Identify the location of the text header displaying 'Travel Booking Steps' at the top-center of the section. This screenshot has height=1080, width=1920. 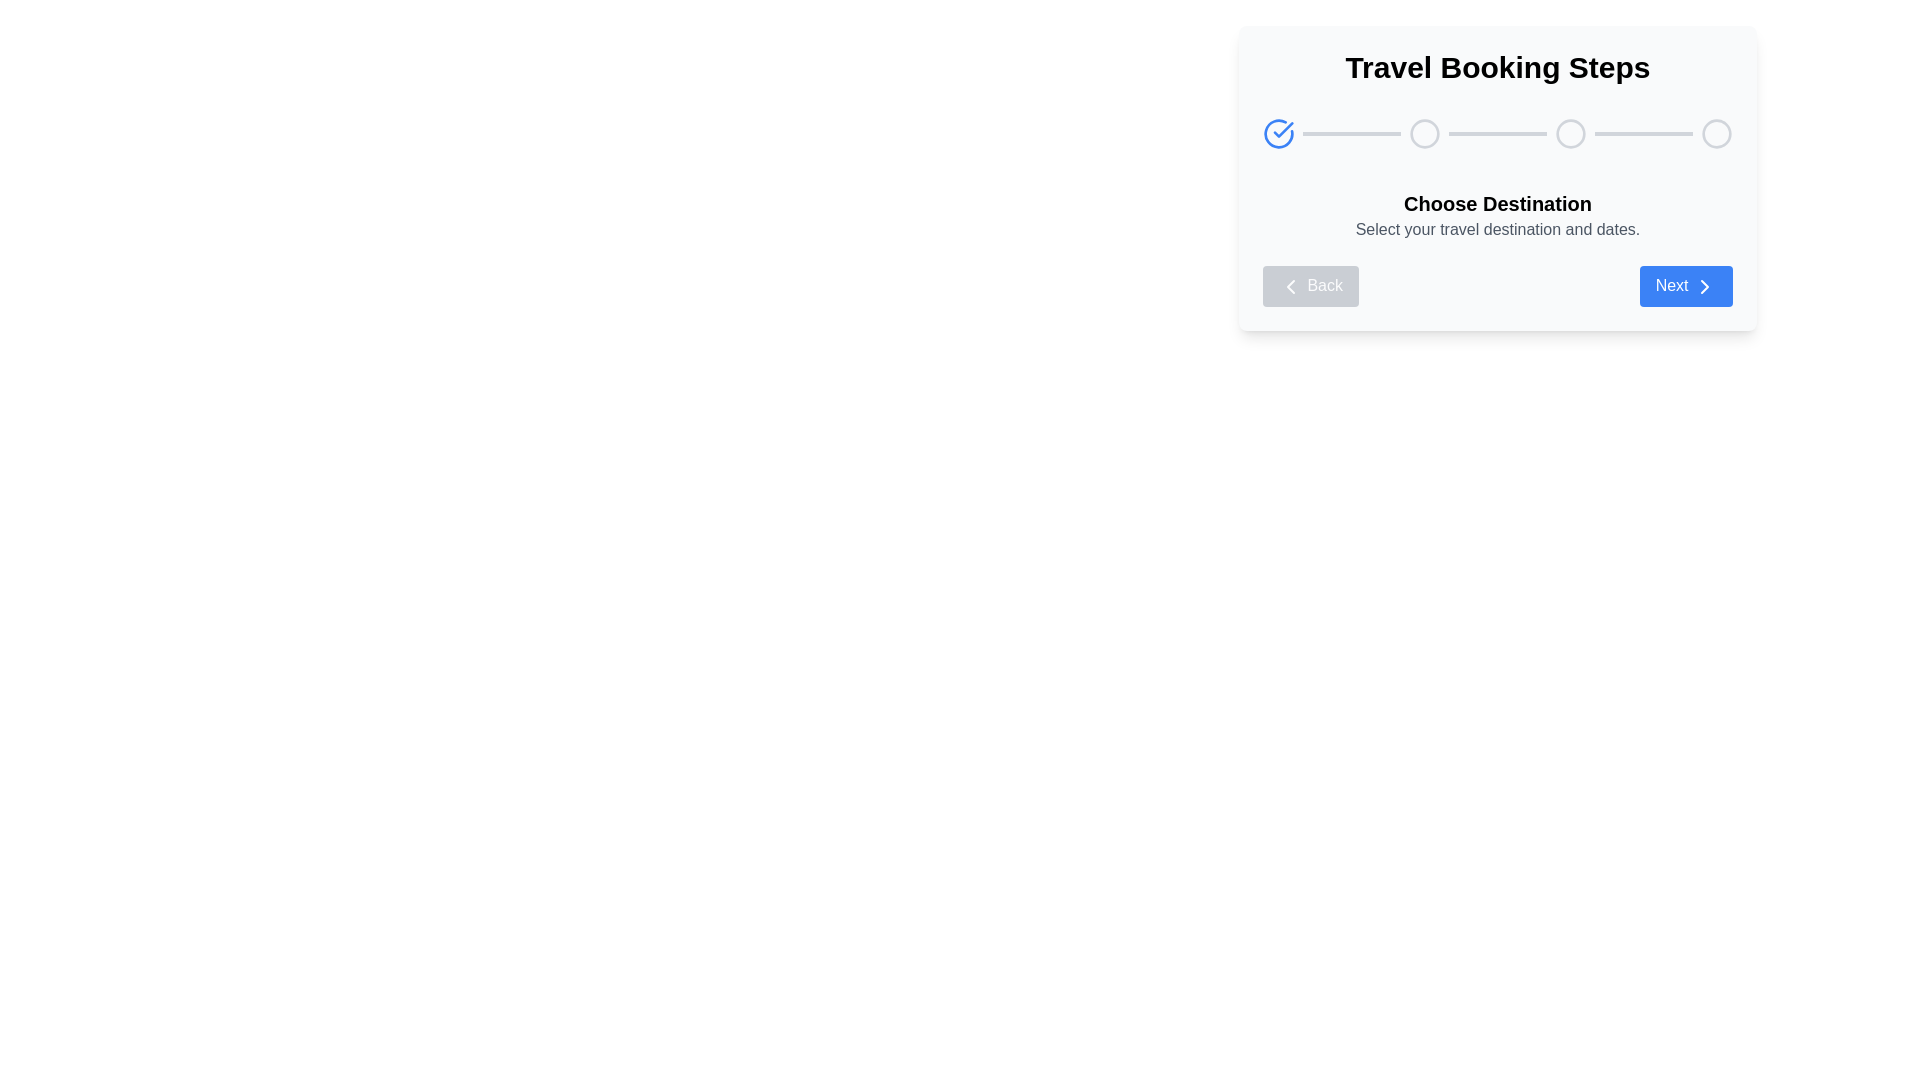
(1497, 67).